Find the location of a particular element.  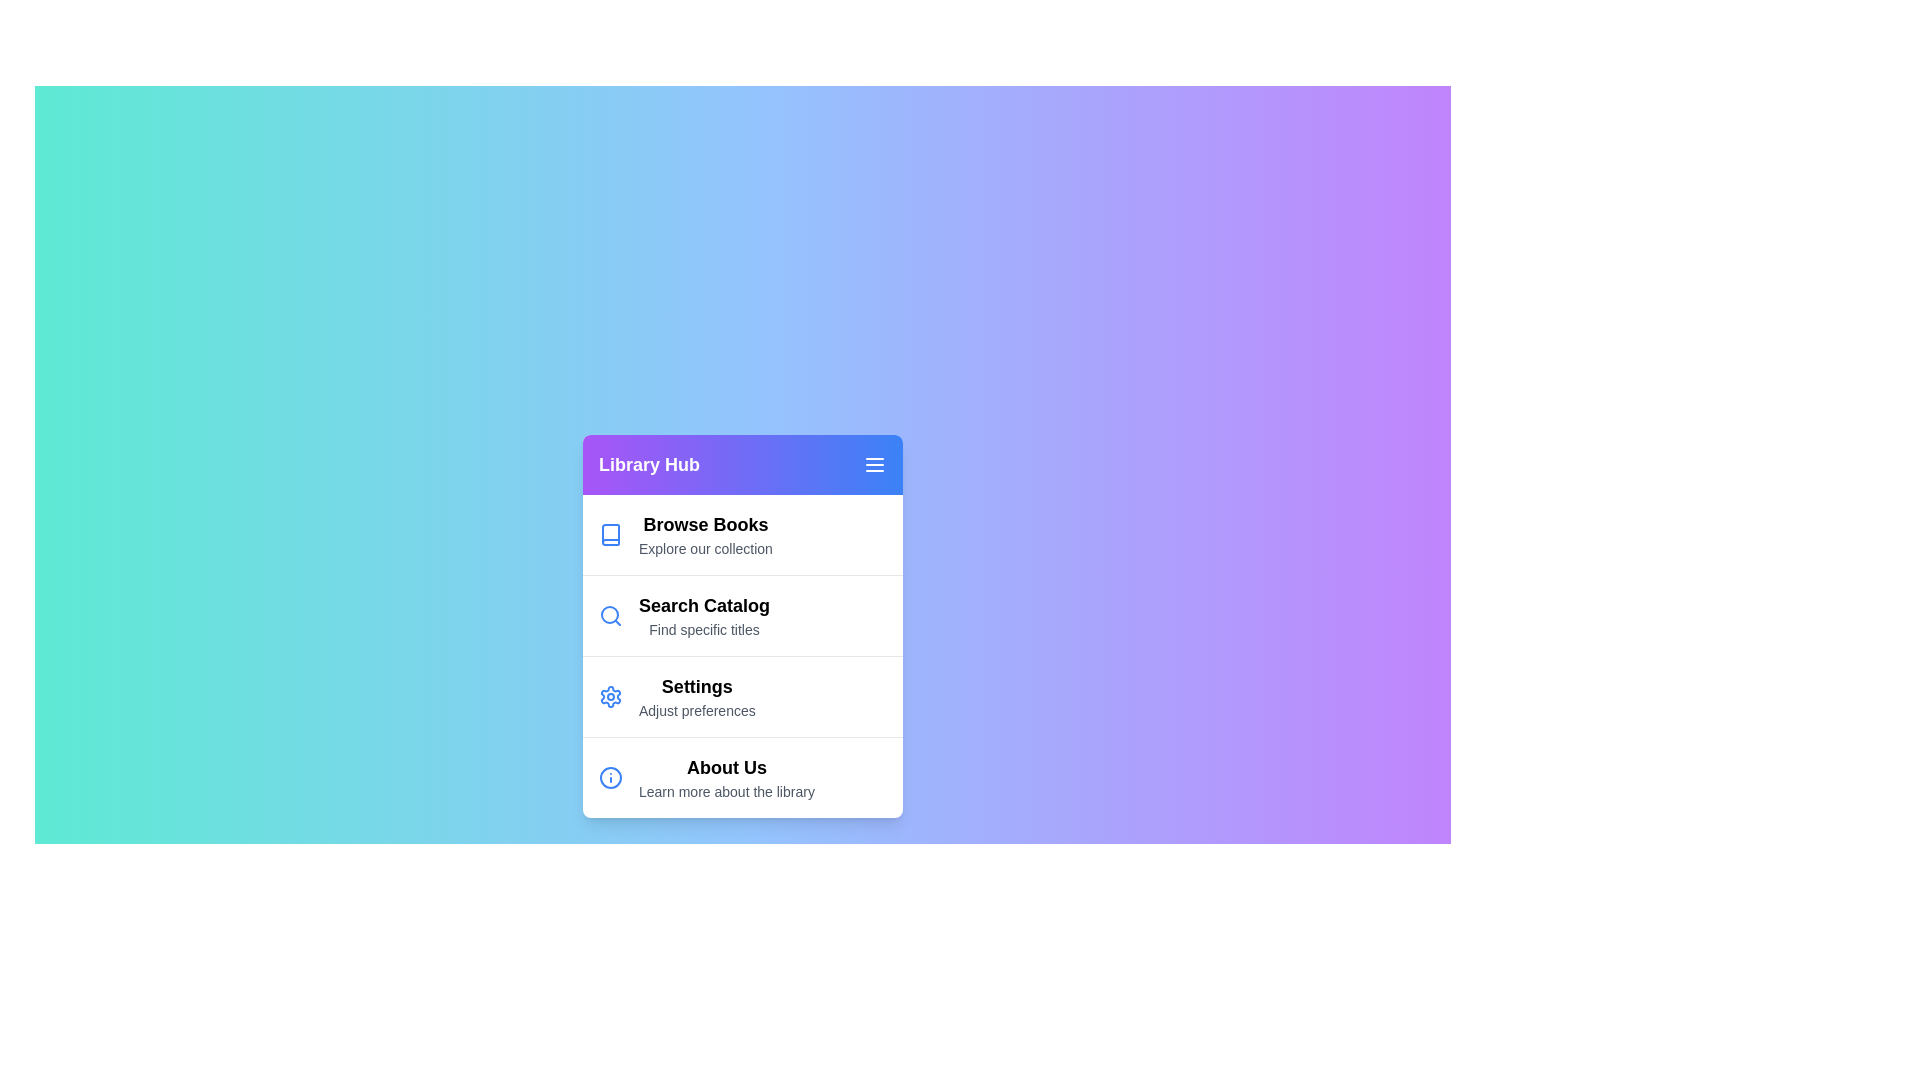

the menu item Browse Books by clicking on it is located at coordinates (742, 533).